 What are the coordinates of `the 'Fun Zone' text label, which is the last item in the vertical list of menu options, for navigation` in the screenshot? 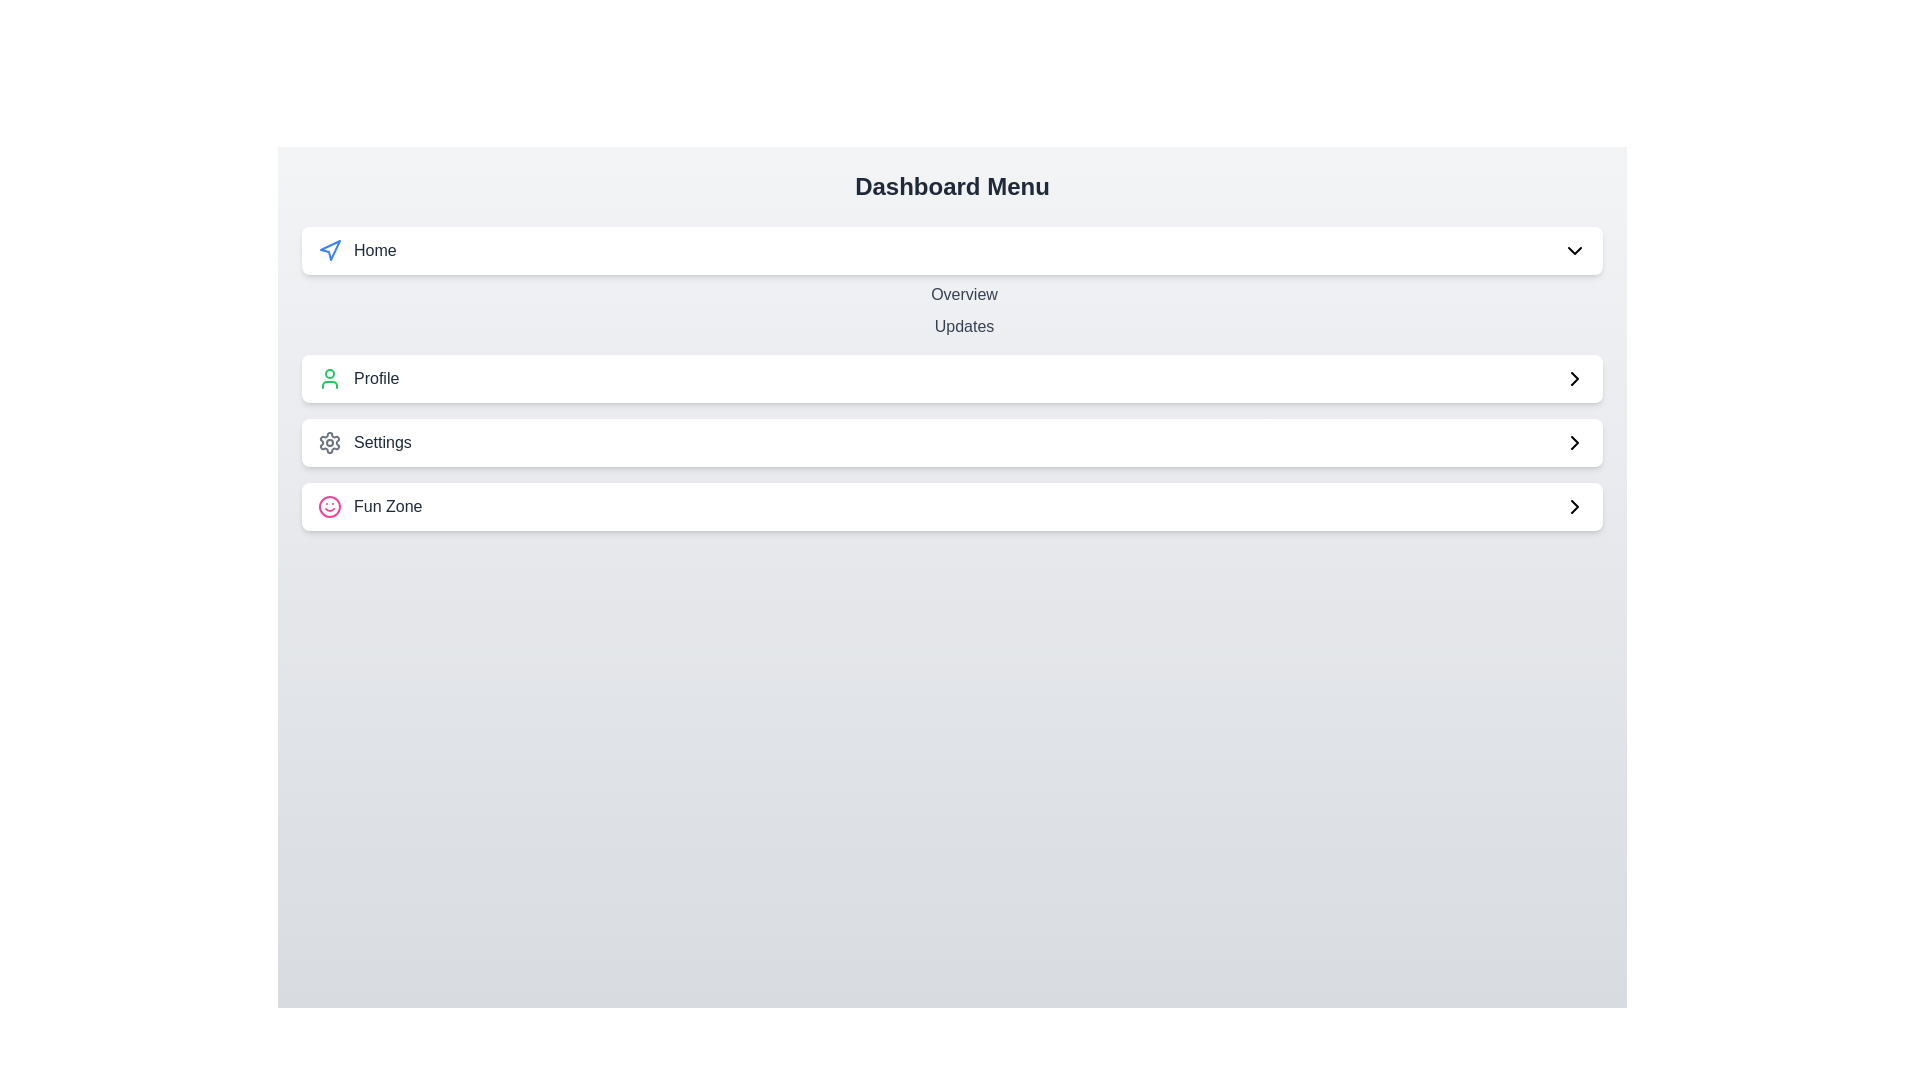 It's located at (388, 505).